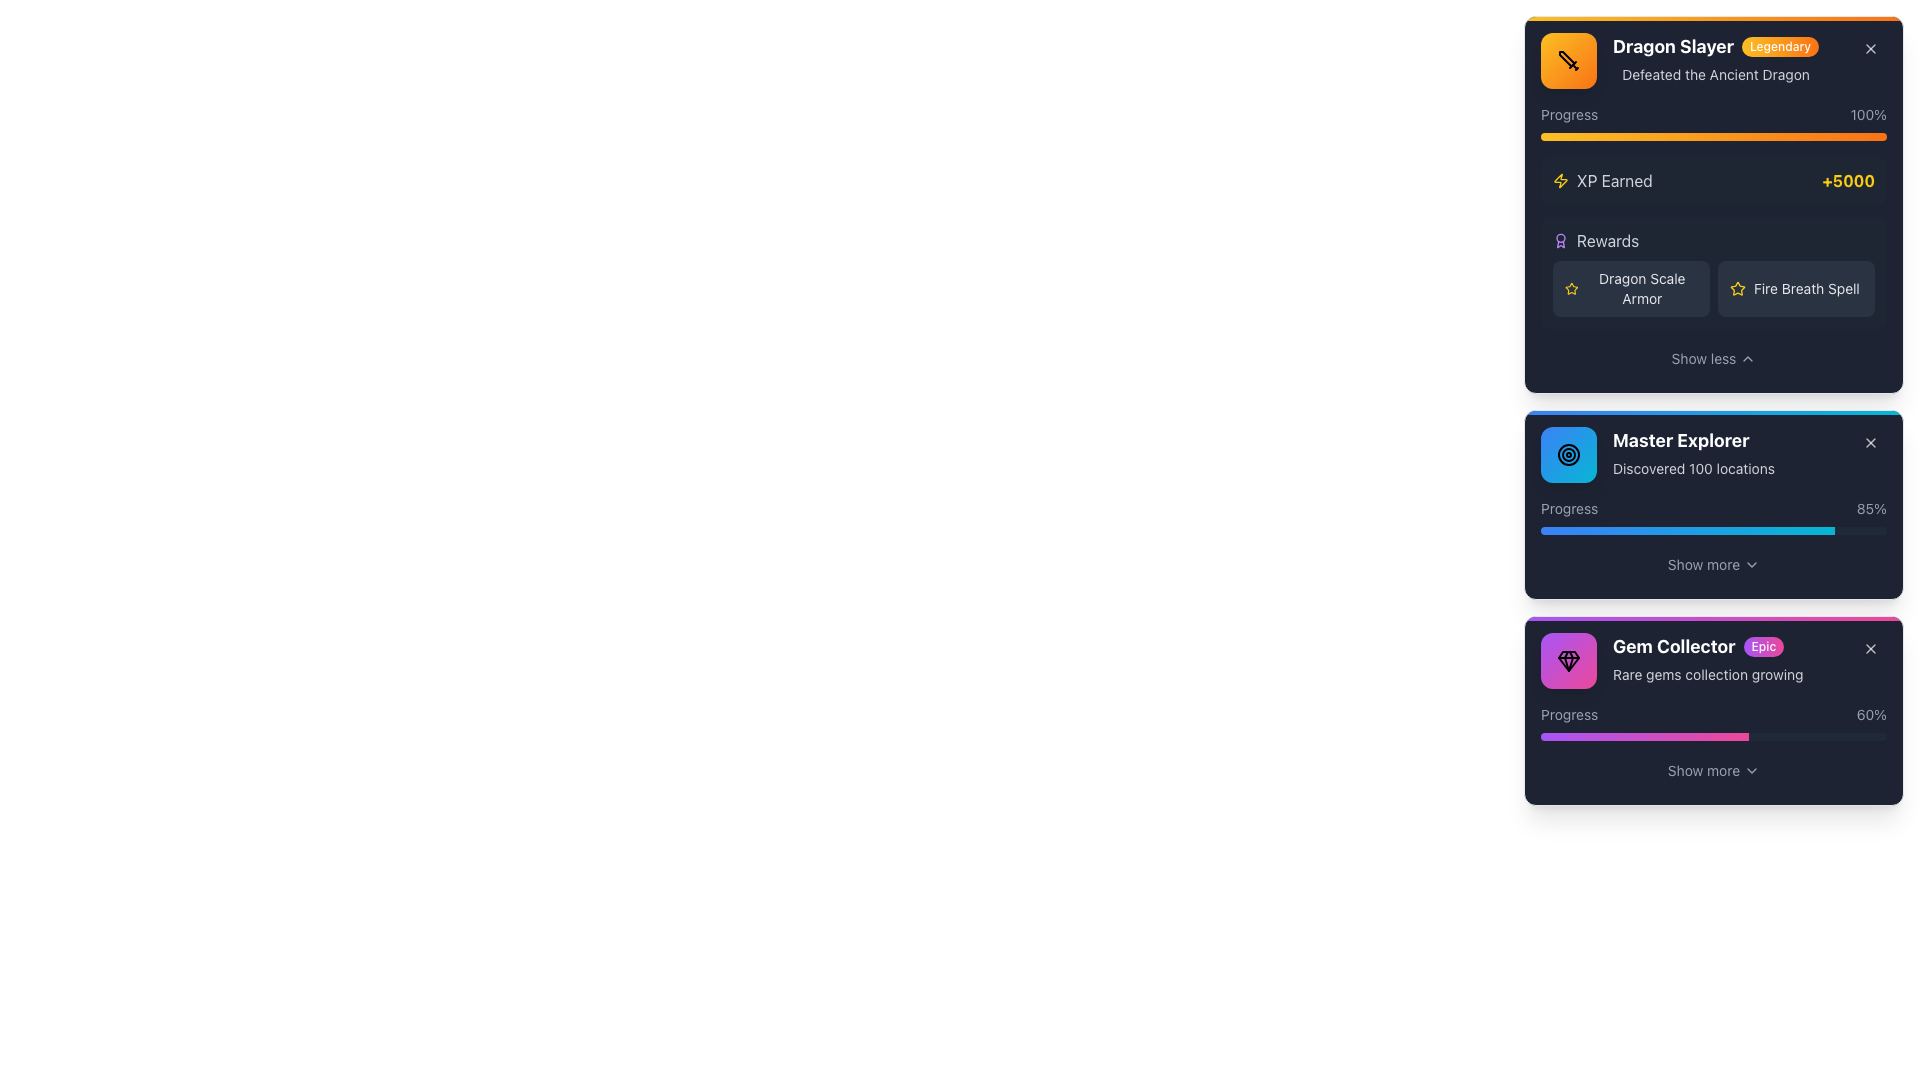 The height and width of the screenshot is (1080, 1920). Describe the element at coordinates (1568, 660) in the screenshot. I see `the decorative marker icon for the 'Gem Collector' section, located on the left side as its visual identifier` at that location.